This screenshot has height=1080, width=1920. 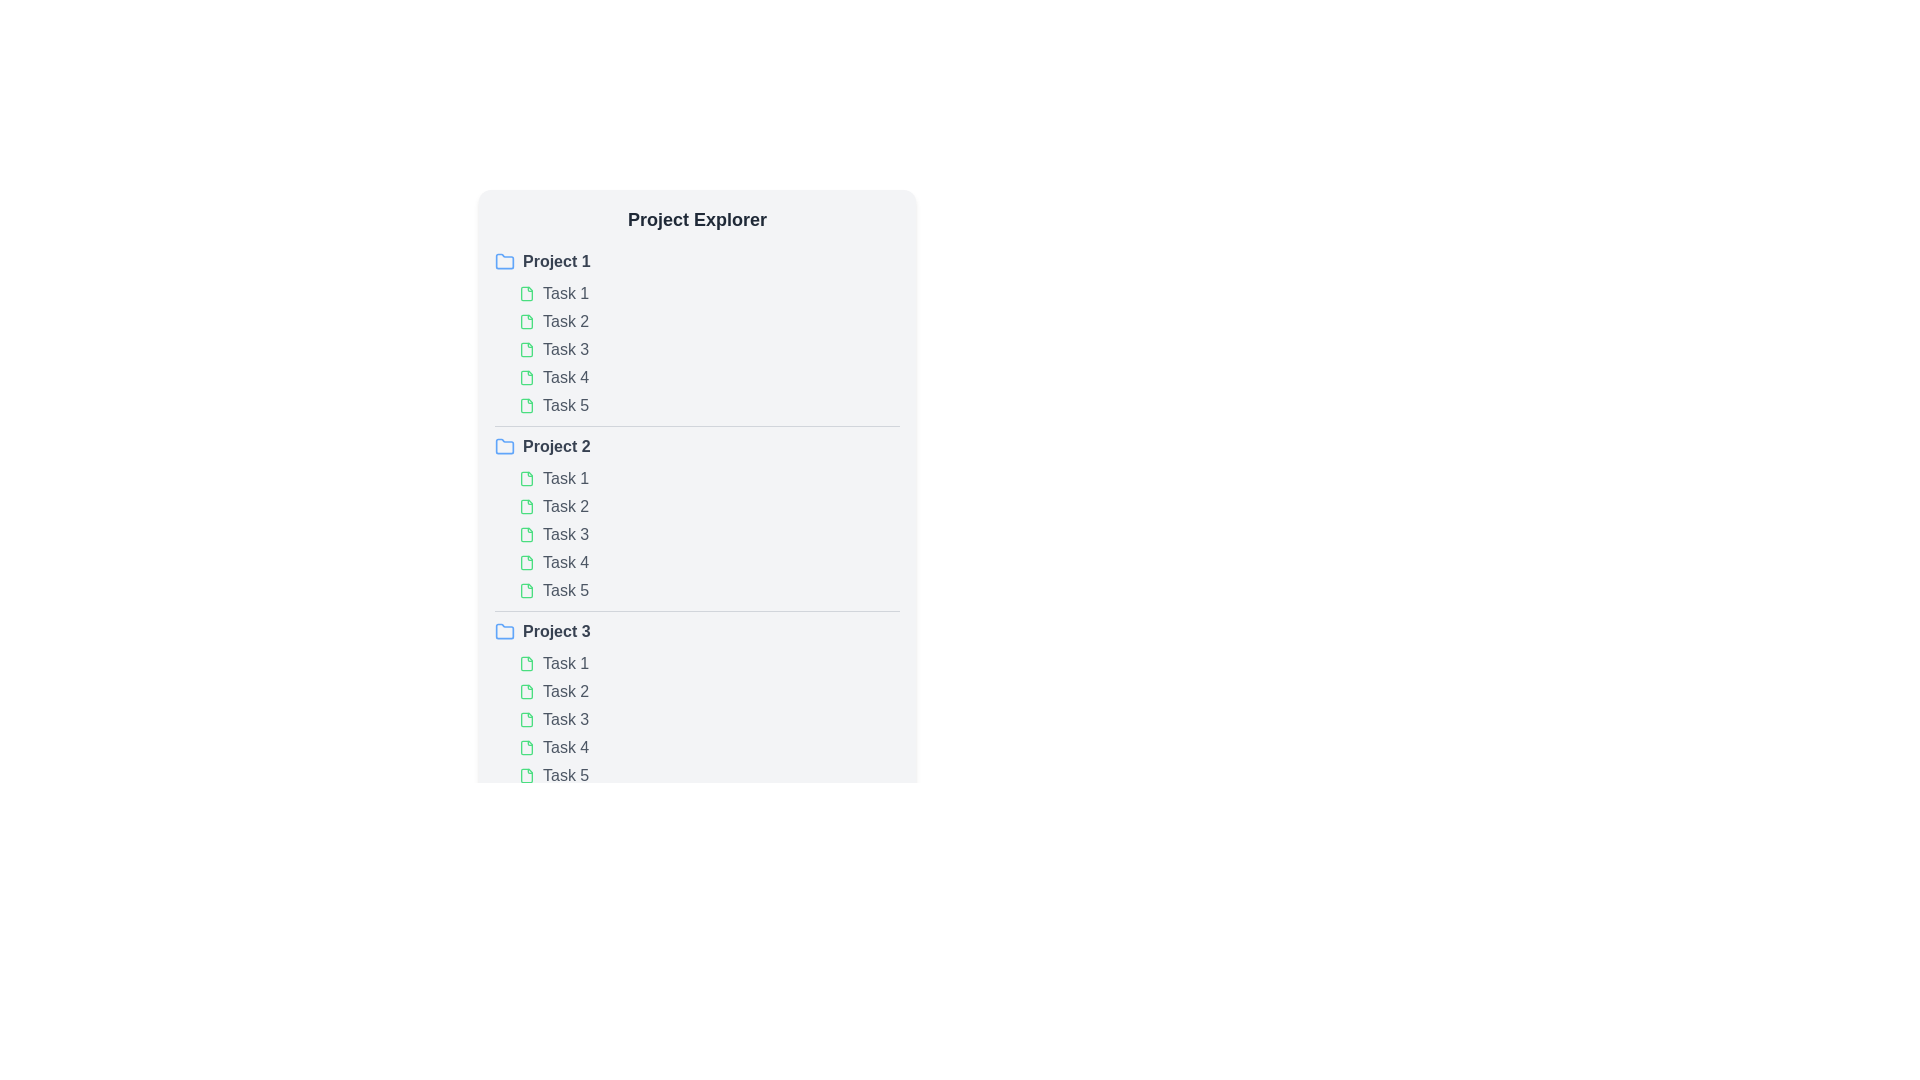 I want to click on the text label representing 'Task 2' in the project explorer layout, which is the second task listed under 'Project 1', so click(x=565, y=320).